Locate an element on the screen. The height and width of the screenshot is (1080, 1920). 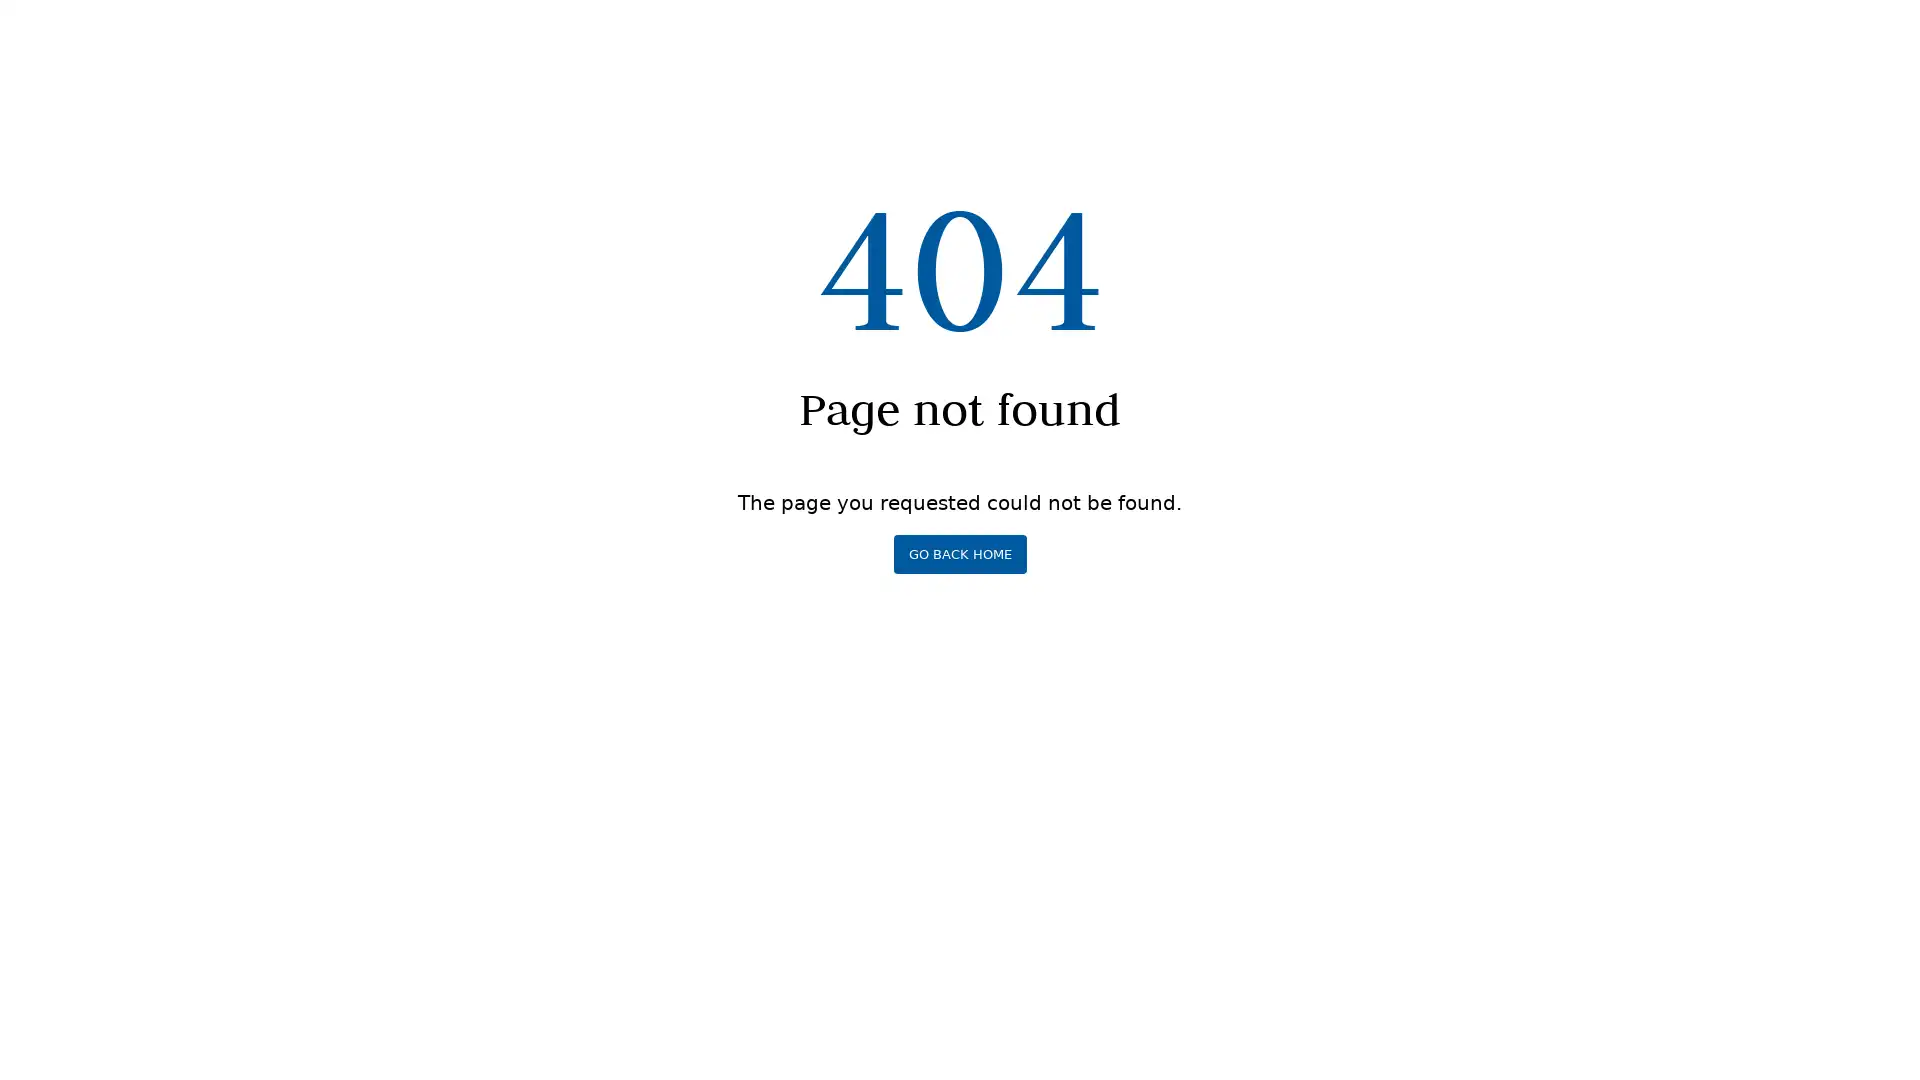
GO BACK HOME is located at coordinates (958, 553).